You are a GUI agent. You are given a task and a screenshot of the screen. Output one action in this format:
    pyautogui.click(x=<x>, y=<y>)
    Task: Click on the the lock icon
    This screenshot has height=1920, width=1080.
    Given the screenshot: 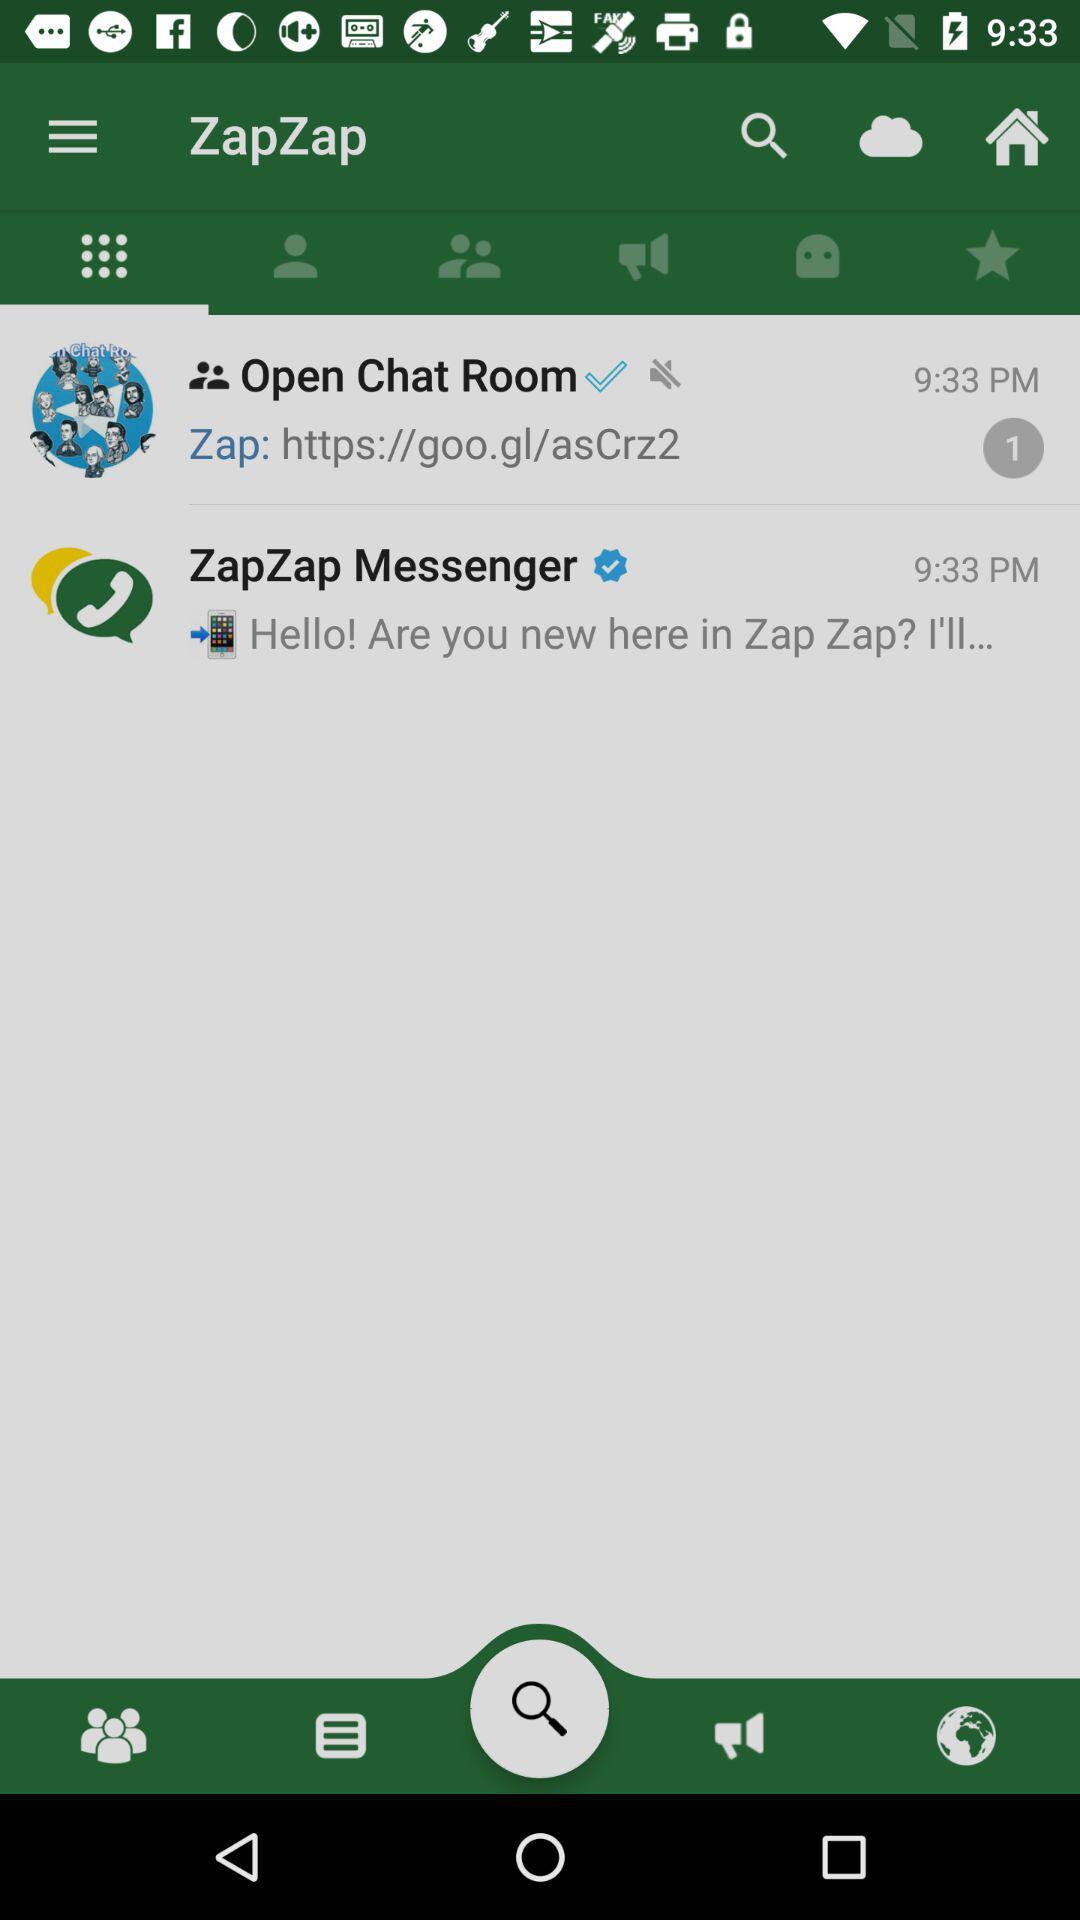 What is the action you would take?
    pyautogui.click(x=817, y=261)
    